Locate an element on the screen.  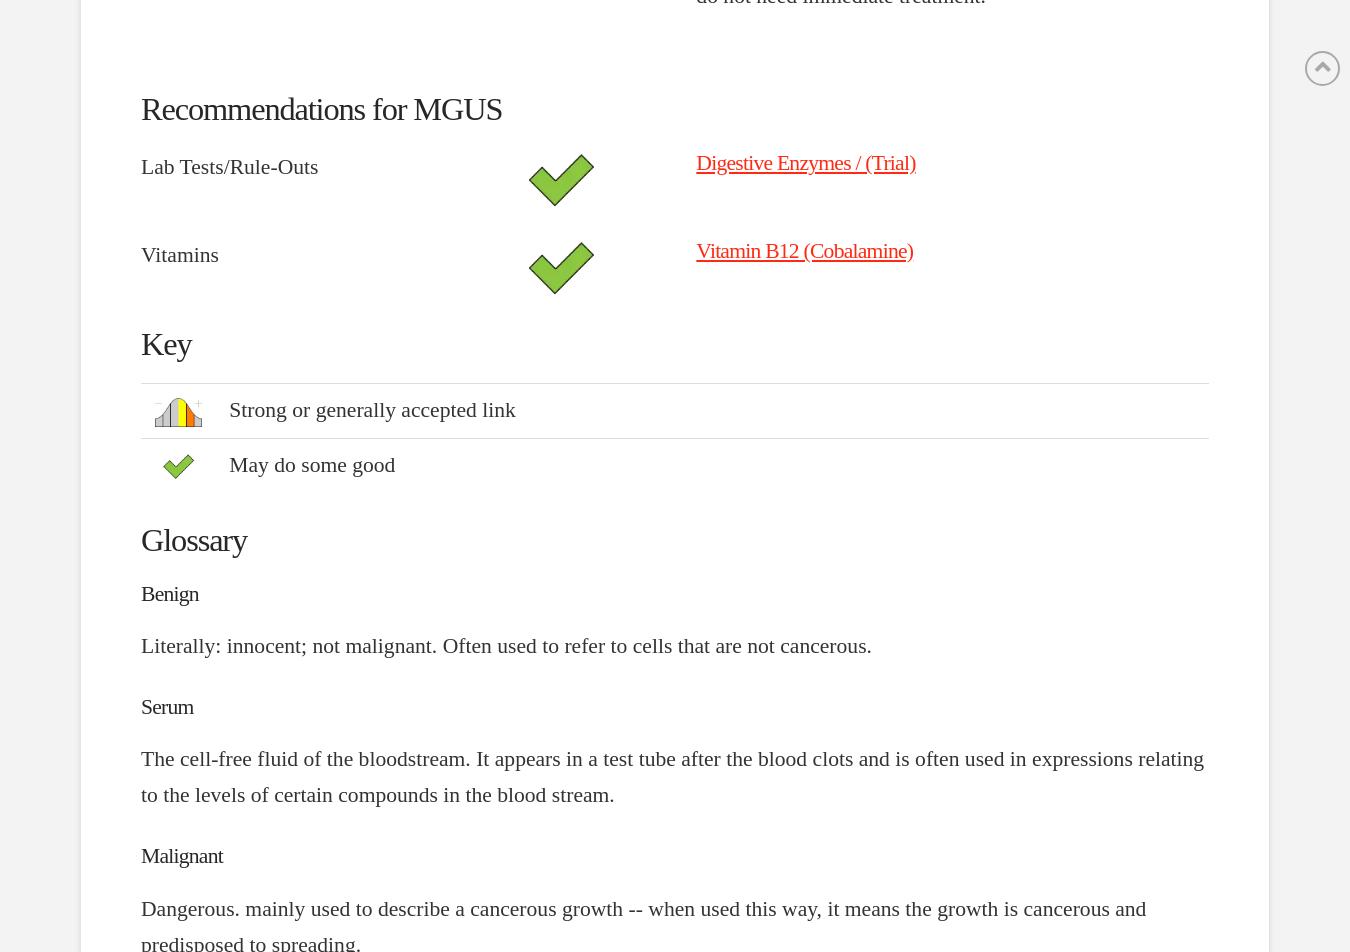
'Benign' is located at coordinates (140, 593).